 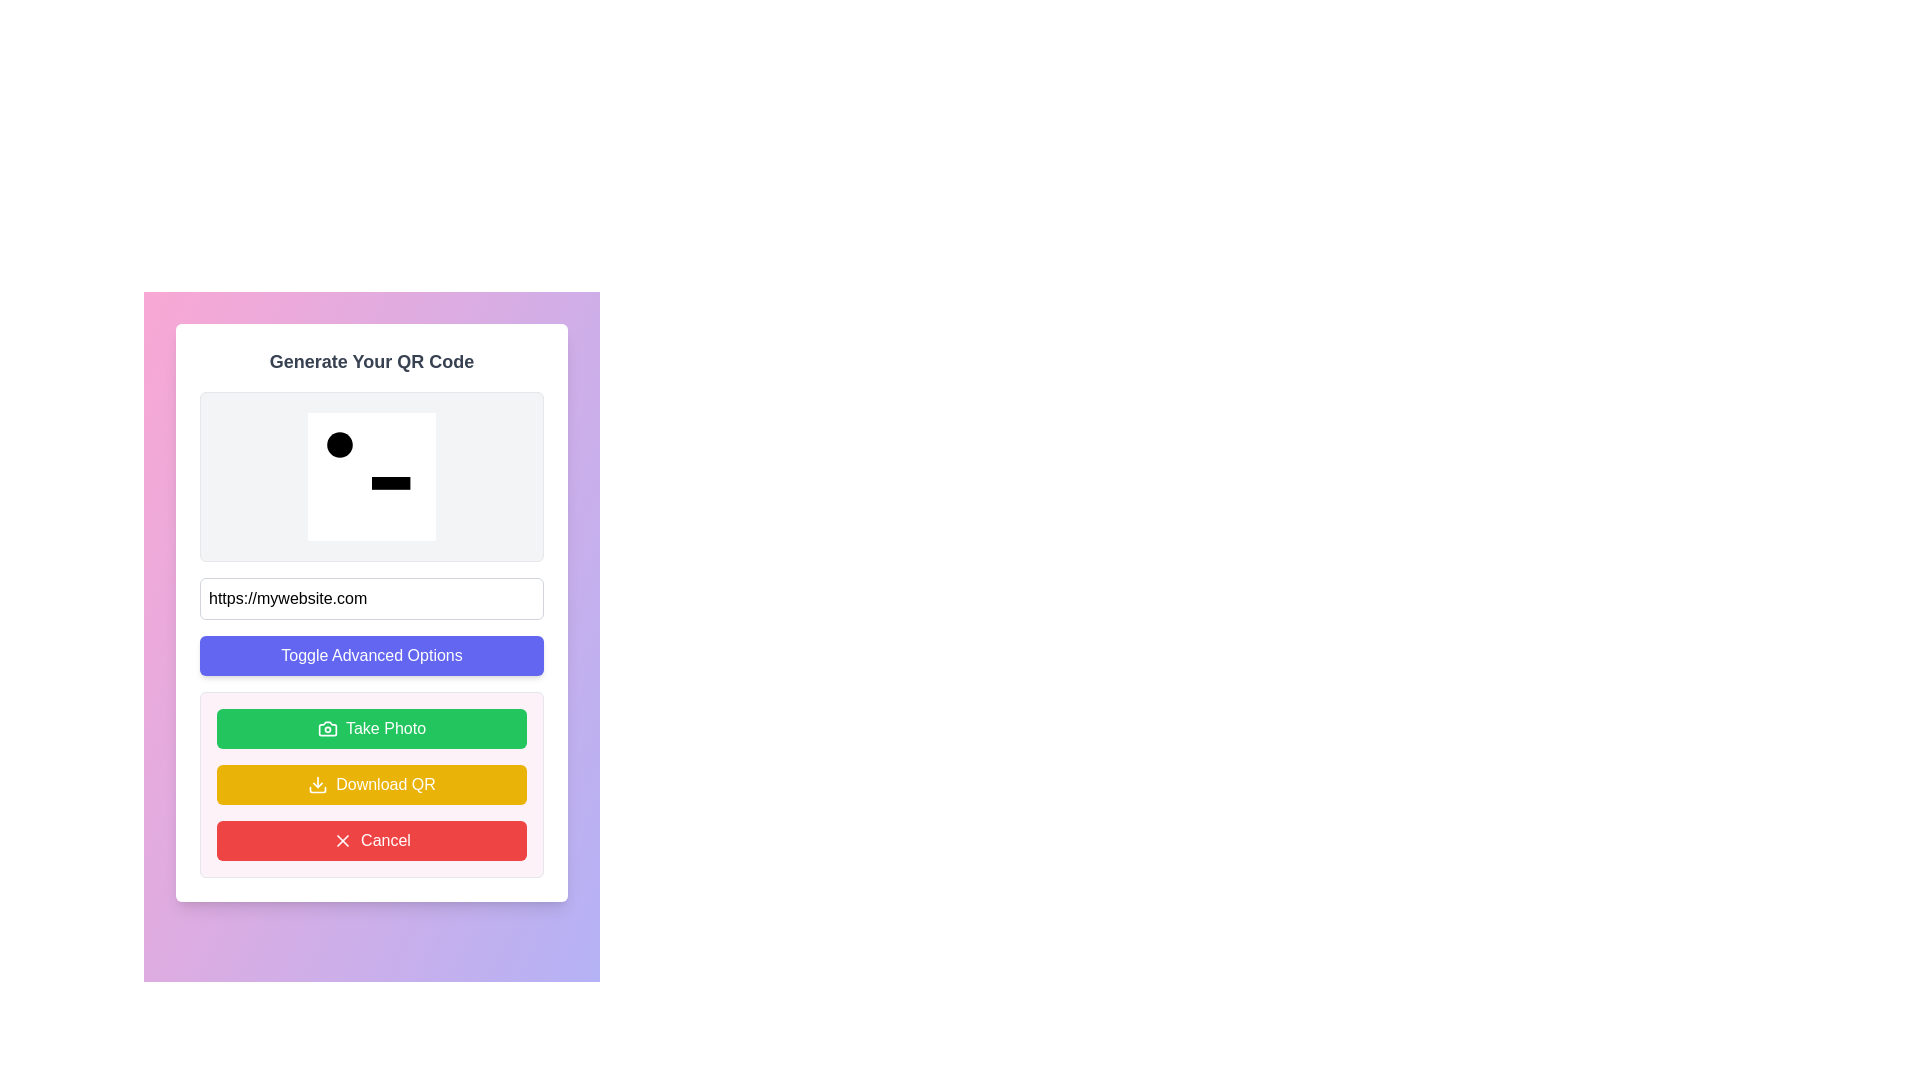 I want to click on the toggle button located centrally in the vertical layout, so click(x=372, y=655).